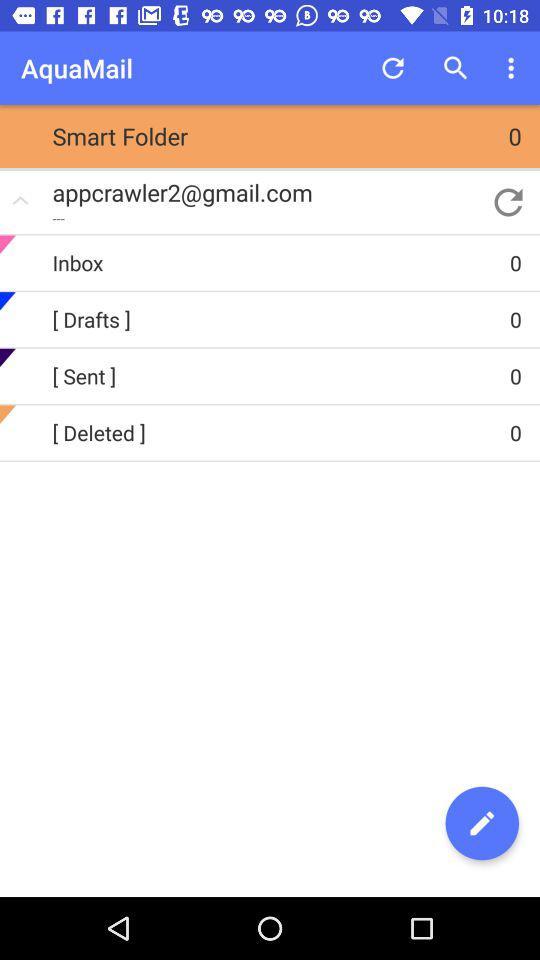 The image size is (540, 960). What do you see at coordinates (508, 202) in the screenshot?
I see `item above the inbox` at bounding box center [508, 202].